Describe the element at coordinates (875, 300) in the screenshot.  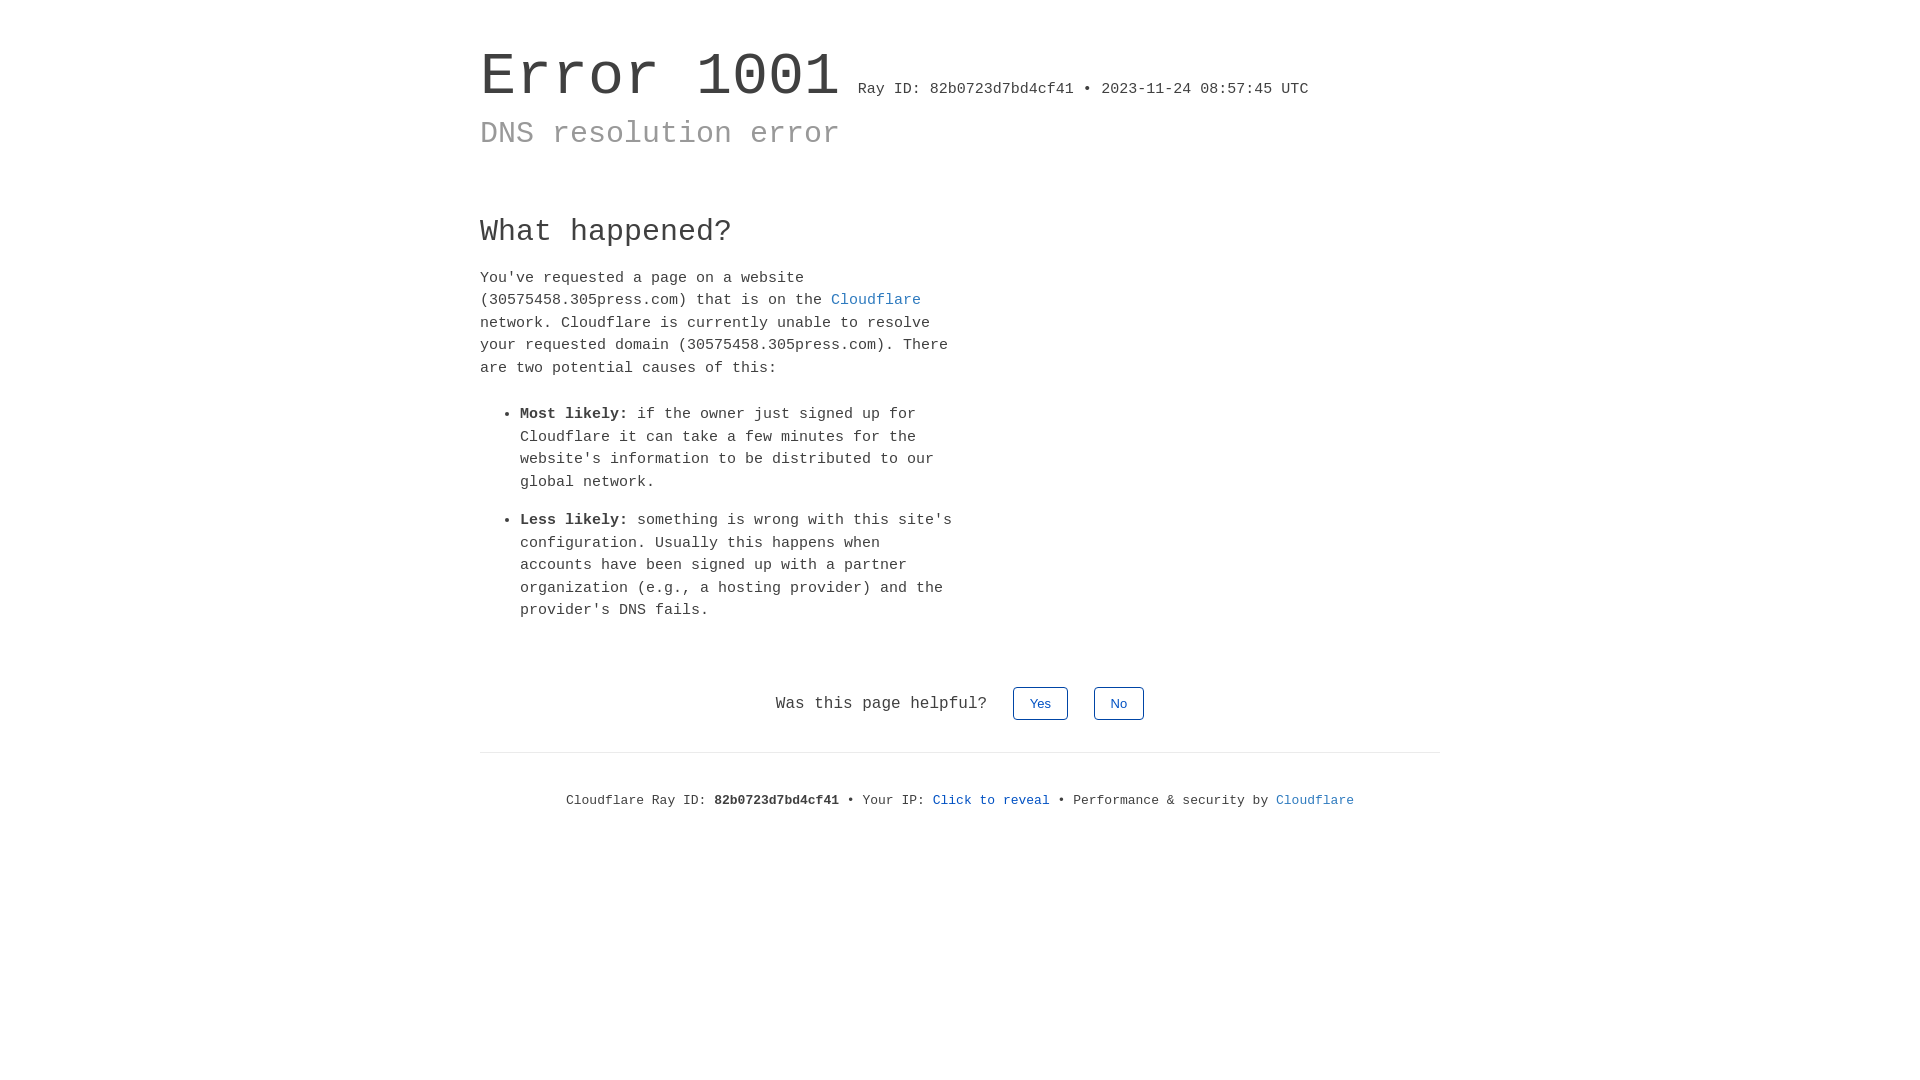
I see `'Cloudflare'` at that location.